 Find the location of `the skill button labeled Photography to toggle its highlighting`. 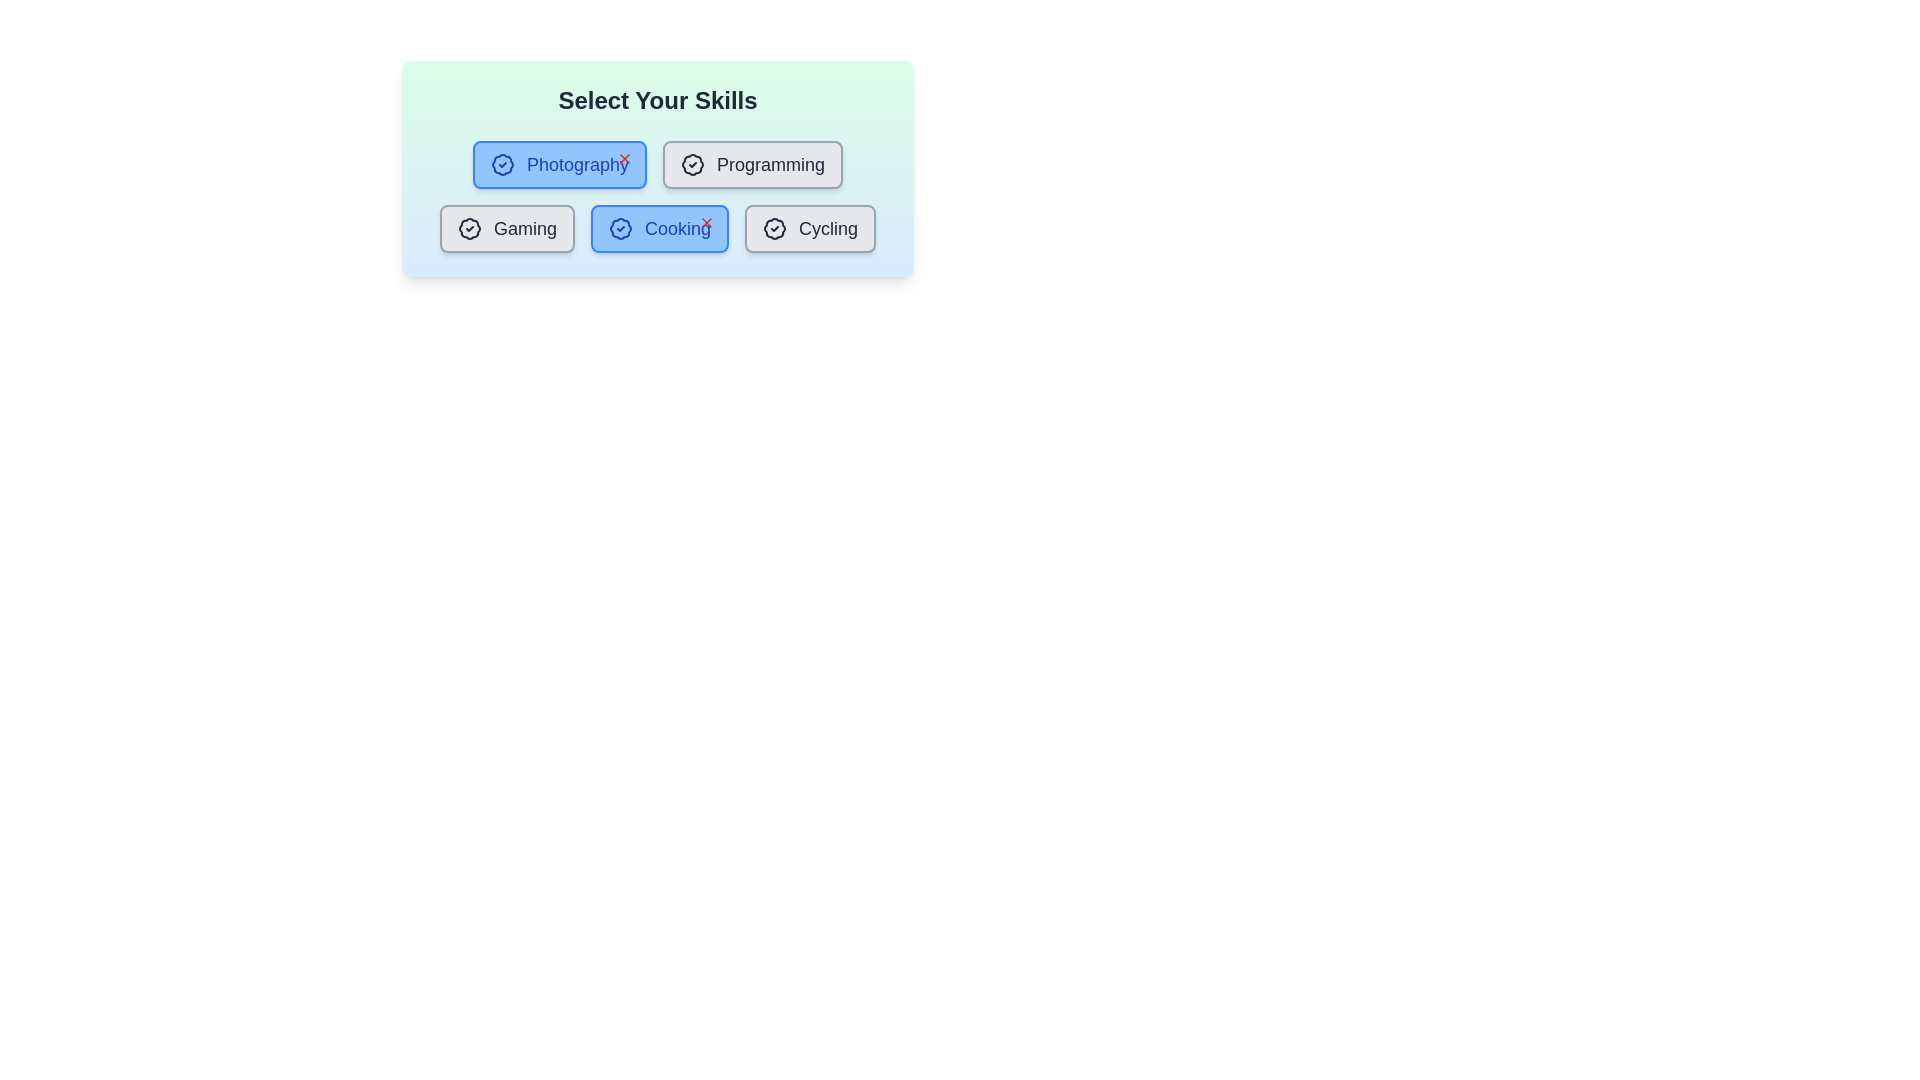

the skill button labeled Photography to toggle its highlighting is located at coordinates (560, 164).